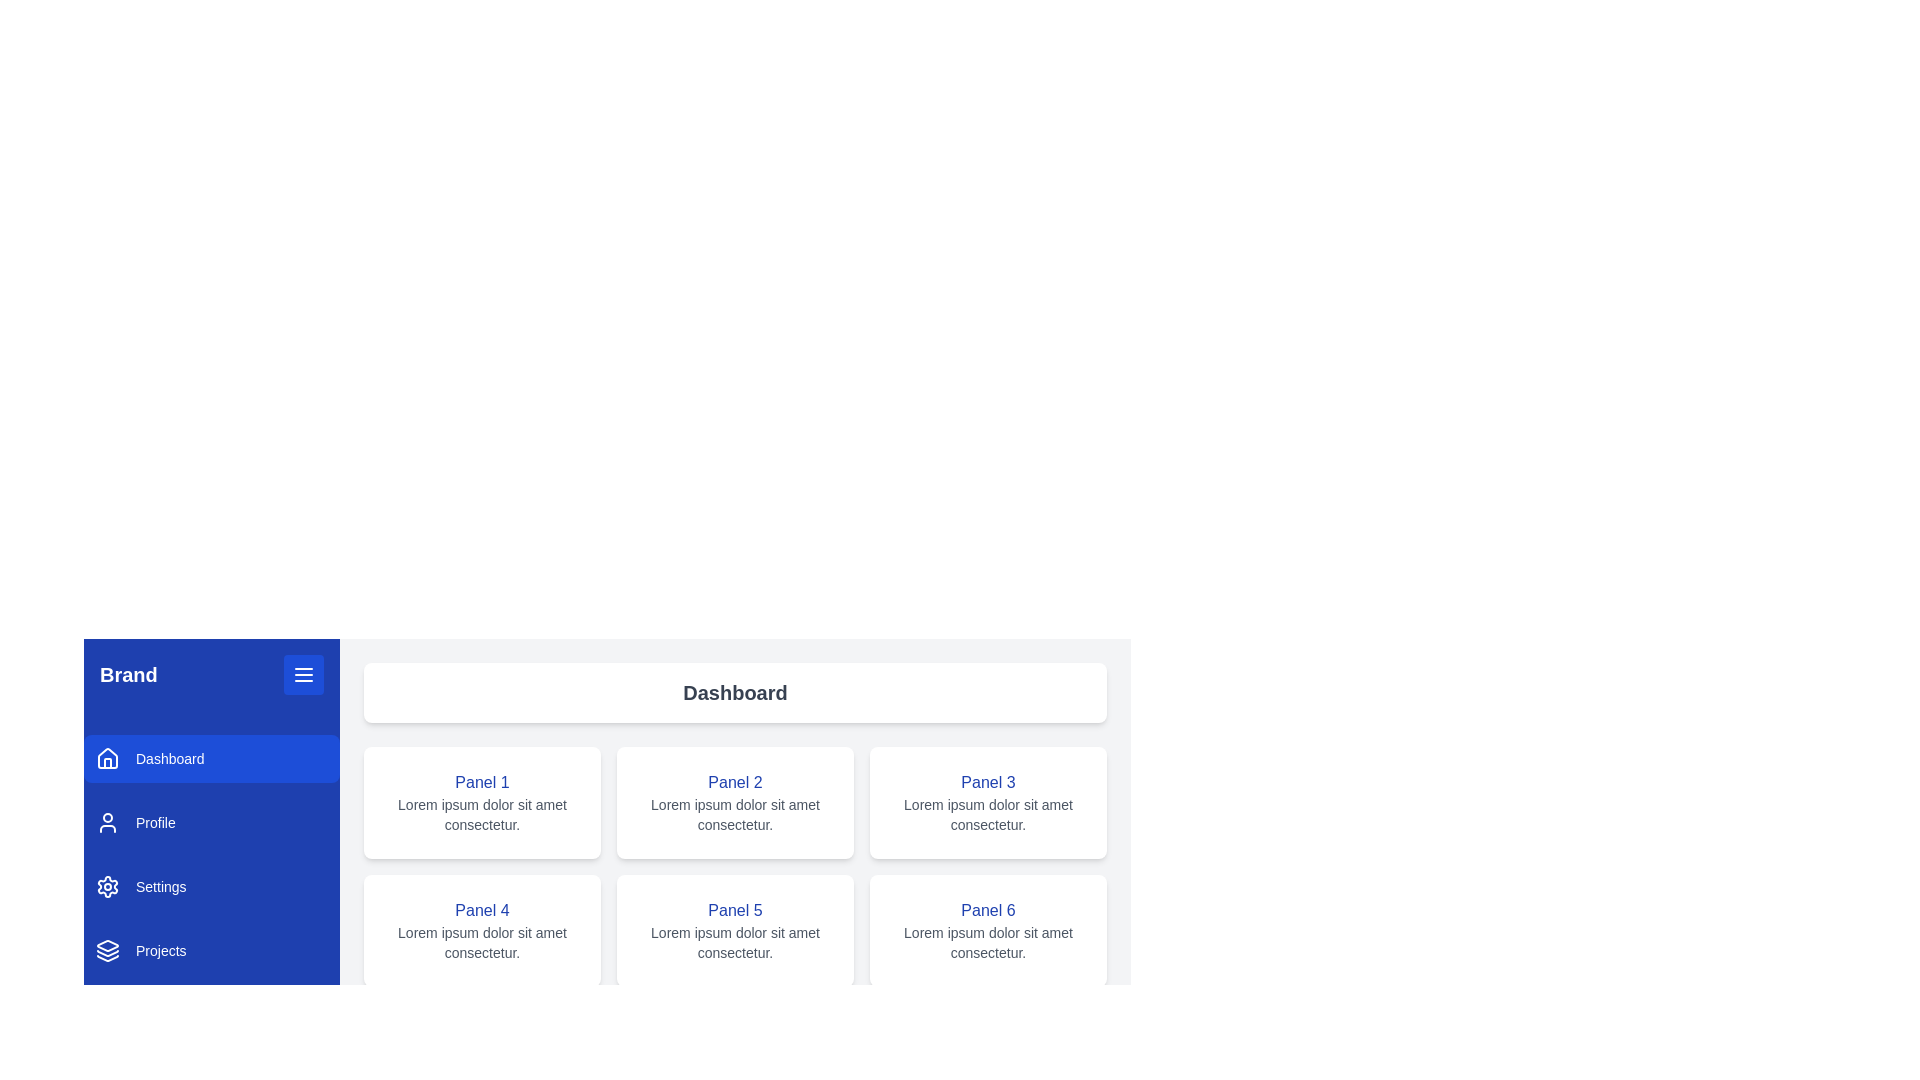 This screenshot has height=1080, width=1920. What do you see at coordinates (988, 801) in the screenshot?
I see `the Static information panel titled 'Panel 3', which features a white background, rounded corners, and contains text in blue and gray fonts` at bounding box center [988, 801].